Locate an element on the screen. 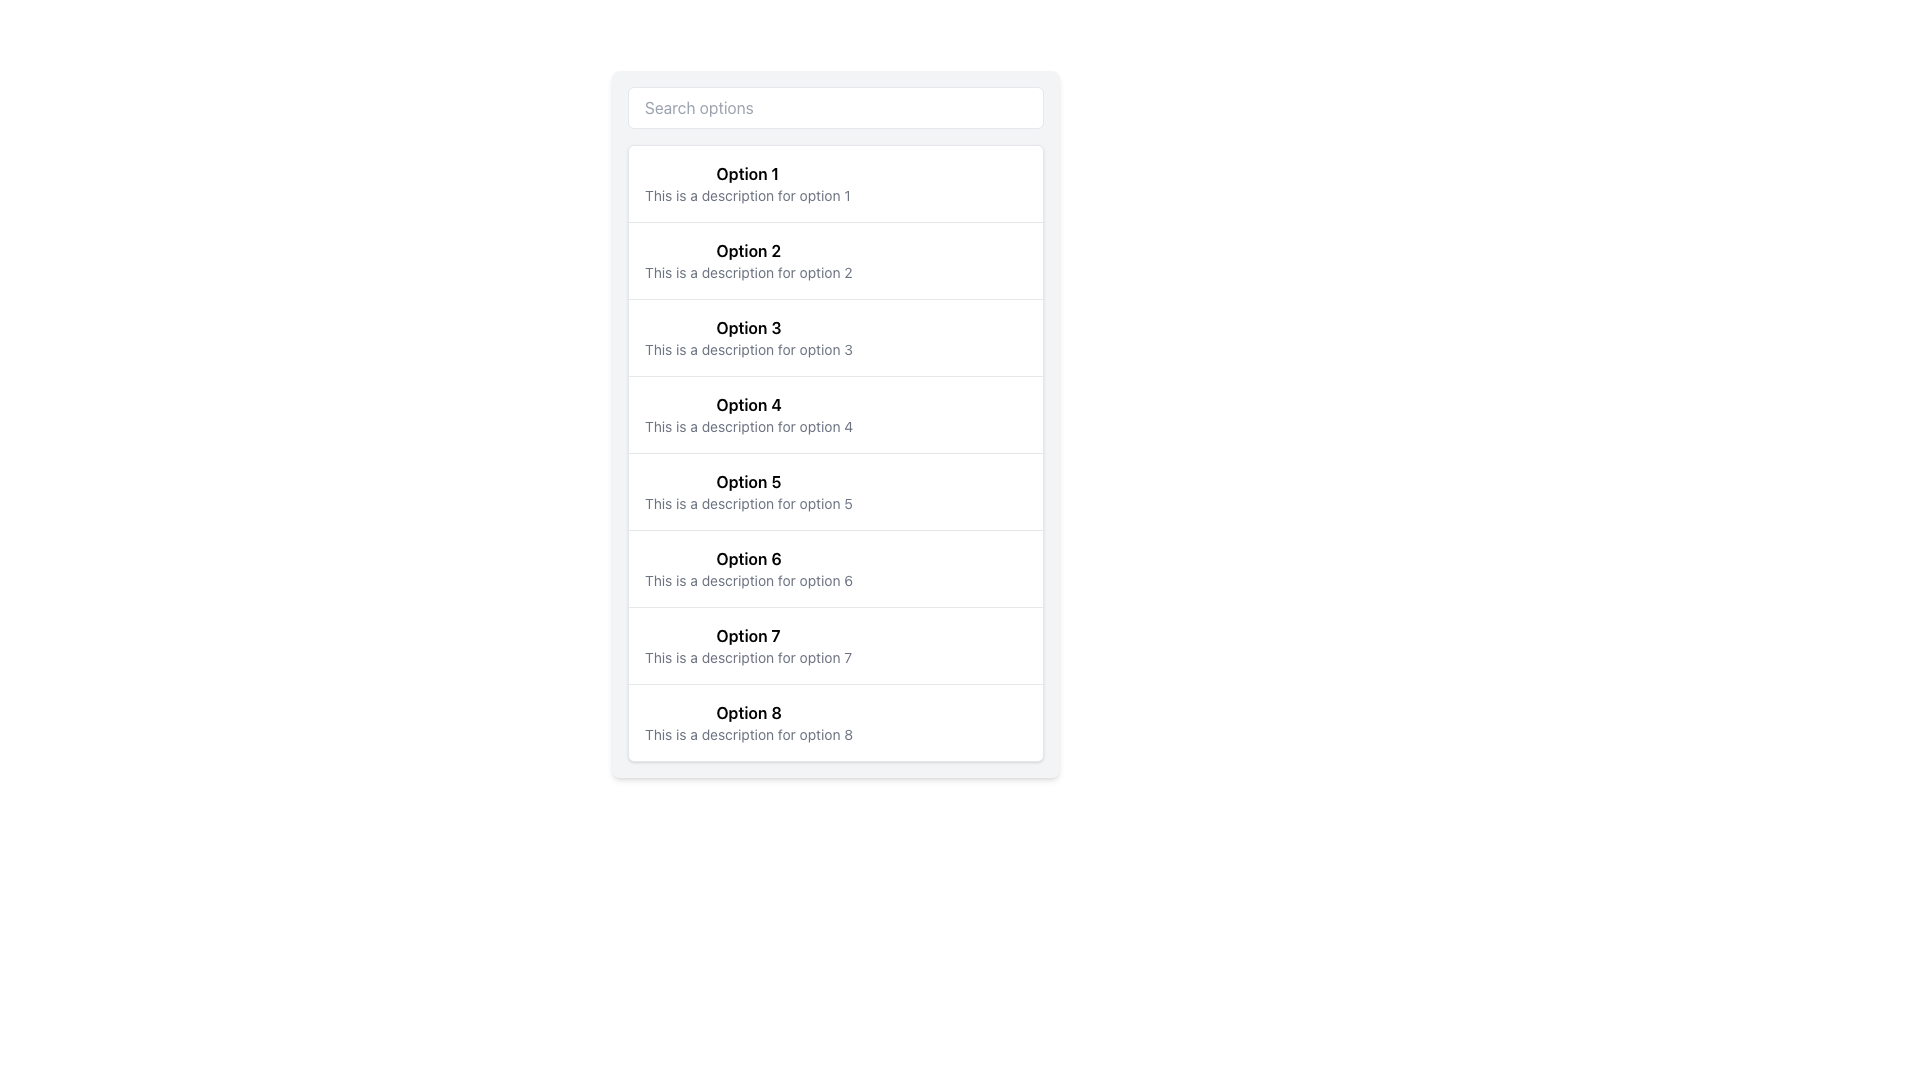 Image resolution: width=1920 pixels, height=1080 pixels. descriptive text located under the title 'Option 6' in the sixth item of the list to understand more details about the option is located at coordinates (747, 581).